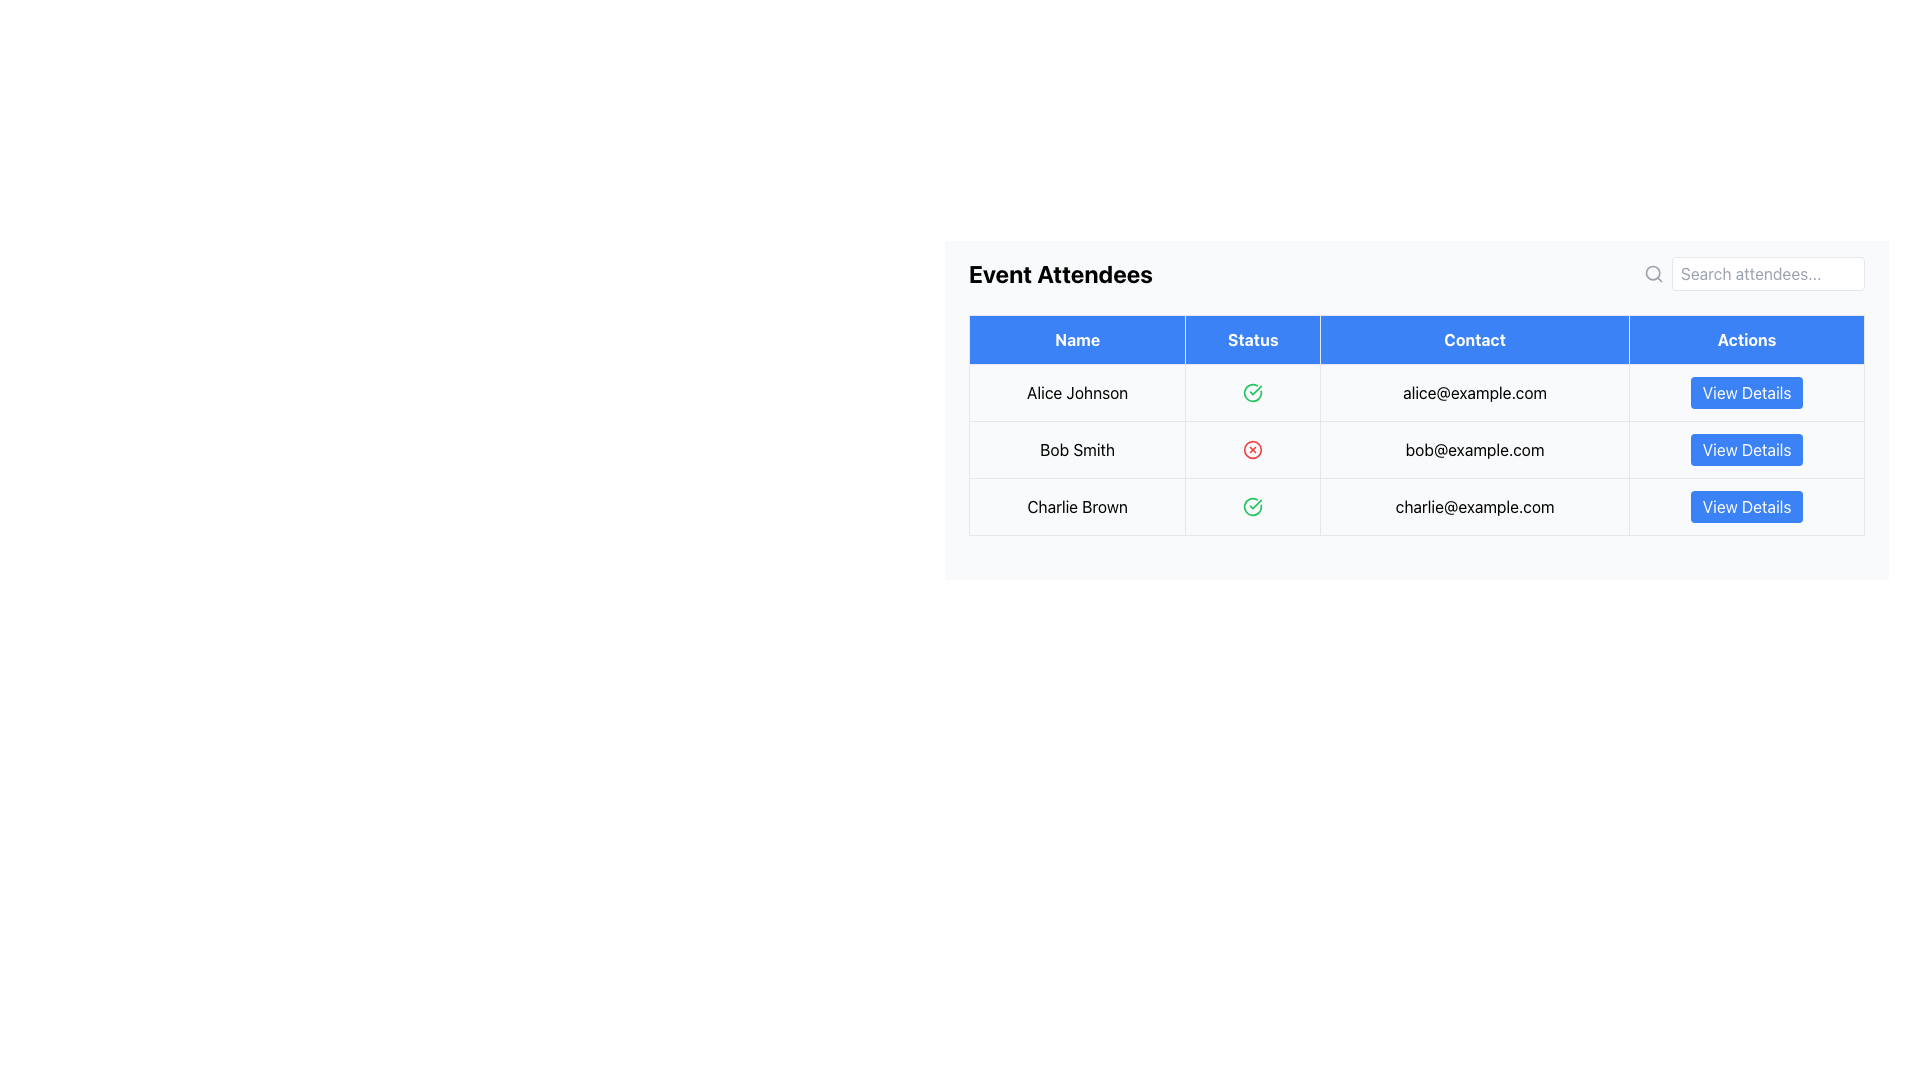  Describe the element at coordinates (1475, 505) in the screenshot. I see `email address 'charlie@example.com' displayed in the 'Contact' column of the third row in the table for attendee 'Charlie Brown'` at that location.